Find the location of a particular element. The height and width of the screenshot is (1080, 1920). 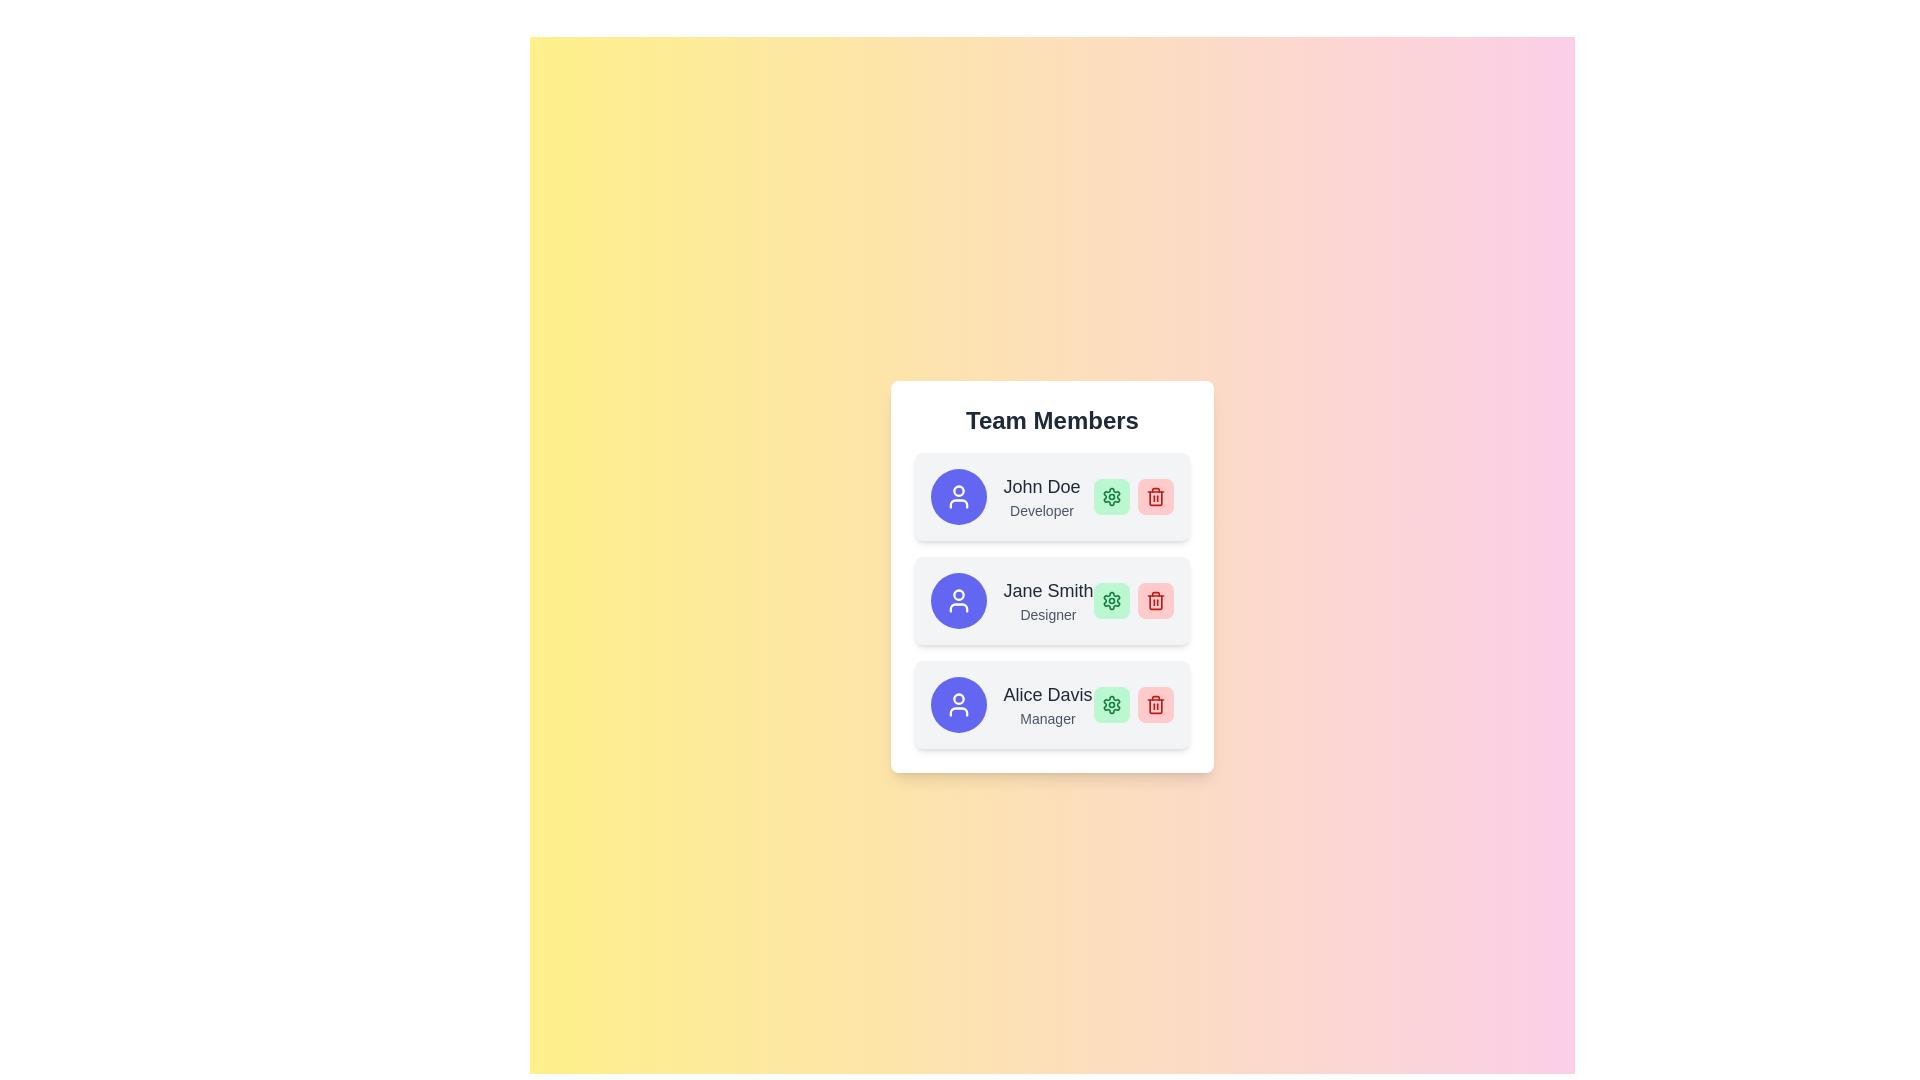

the user name displayed in the user profile component, which is the third entry in the 'Team Members' list is located at coordinates (1012, 704).